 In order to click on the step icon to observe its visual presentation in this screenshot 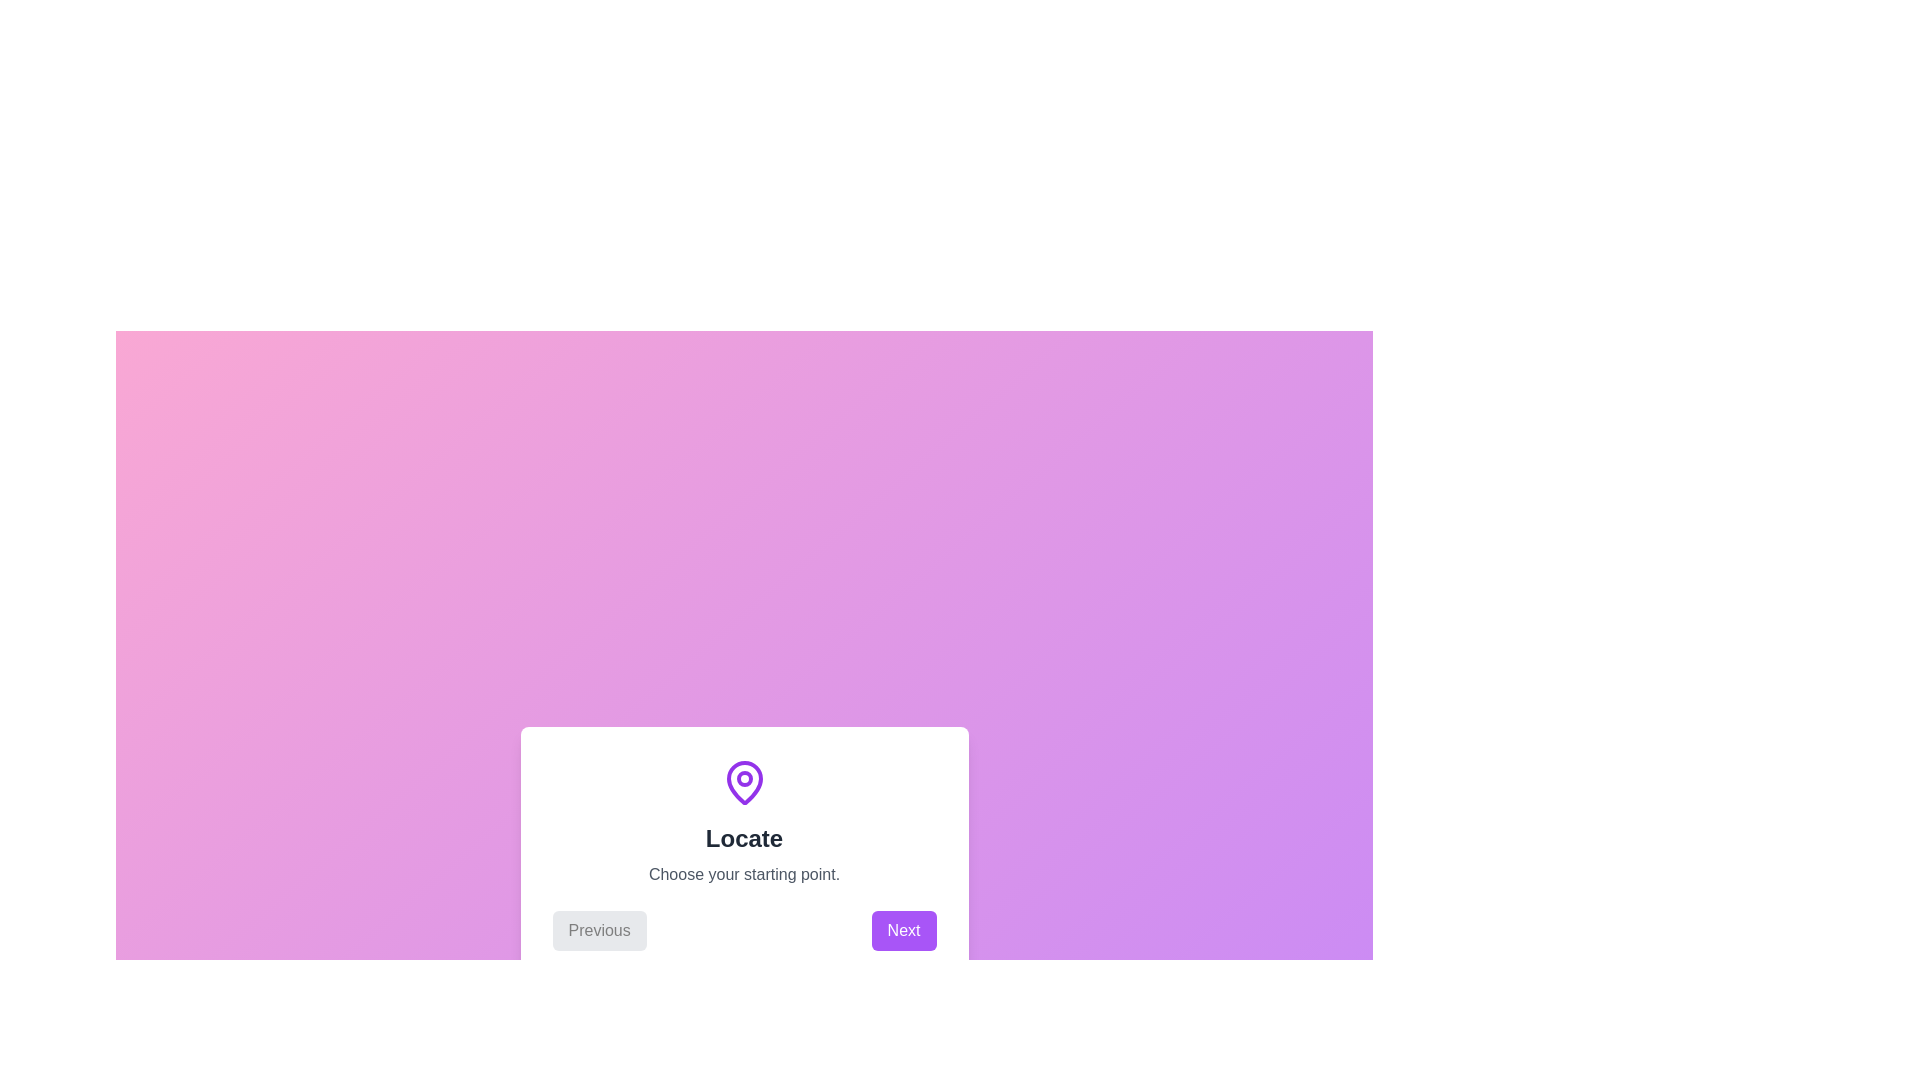, I will do `click(743, 782)`.